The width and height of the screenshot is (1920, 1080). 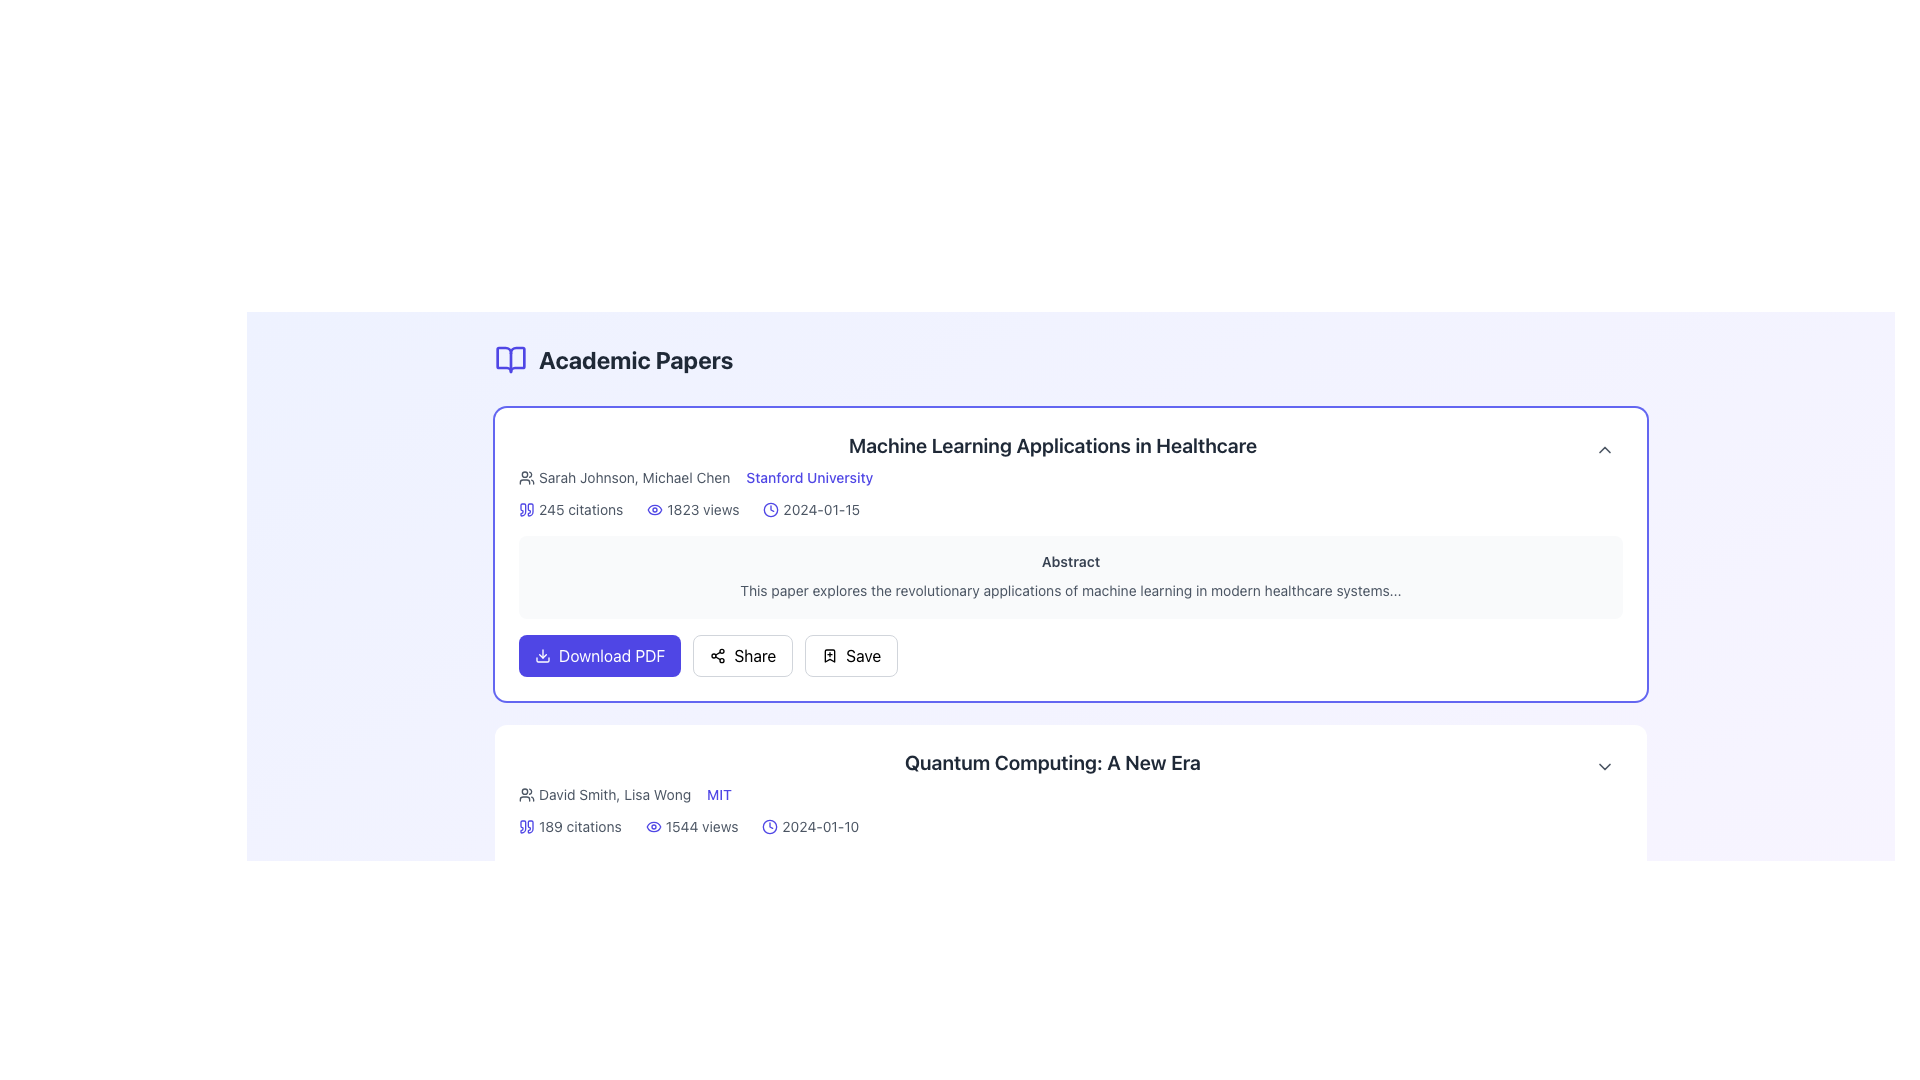 I want to click on the text element displaying '245 citations,' which includes a blue quotation mark icon as a prefix, located in the metadata section of the topmost academic paper, so click(x=570, y=508).